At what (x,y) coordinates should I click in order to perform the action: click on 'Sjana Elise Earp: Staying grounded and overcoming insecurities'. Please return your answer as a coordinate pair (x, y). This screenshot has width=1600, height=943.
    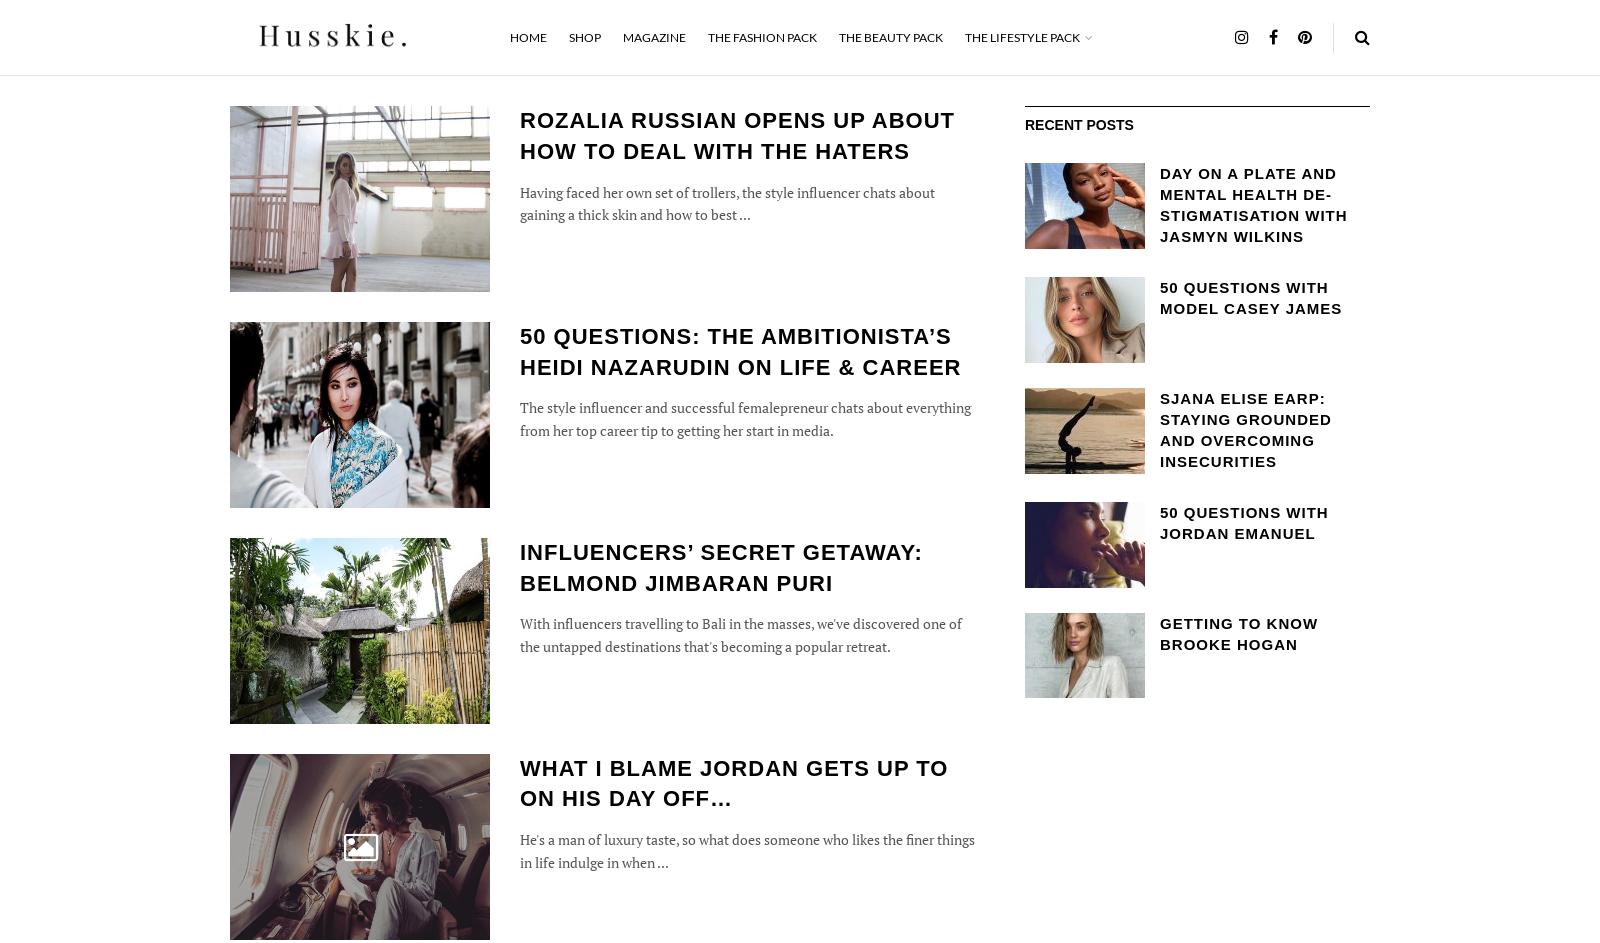
    Looking at the image, I should click on (1160, 428).